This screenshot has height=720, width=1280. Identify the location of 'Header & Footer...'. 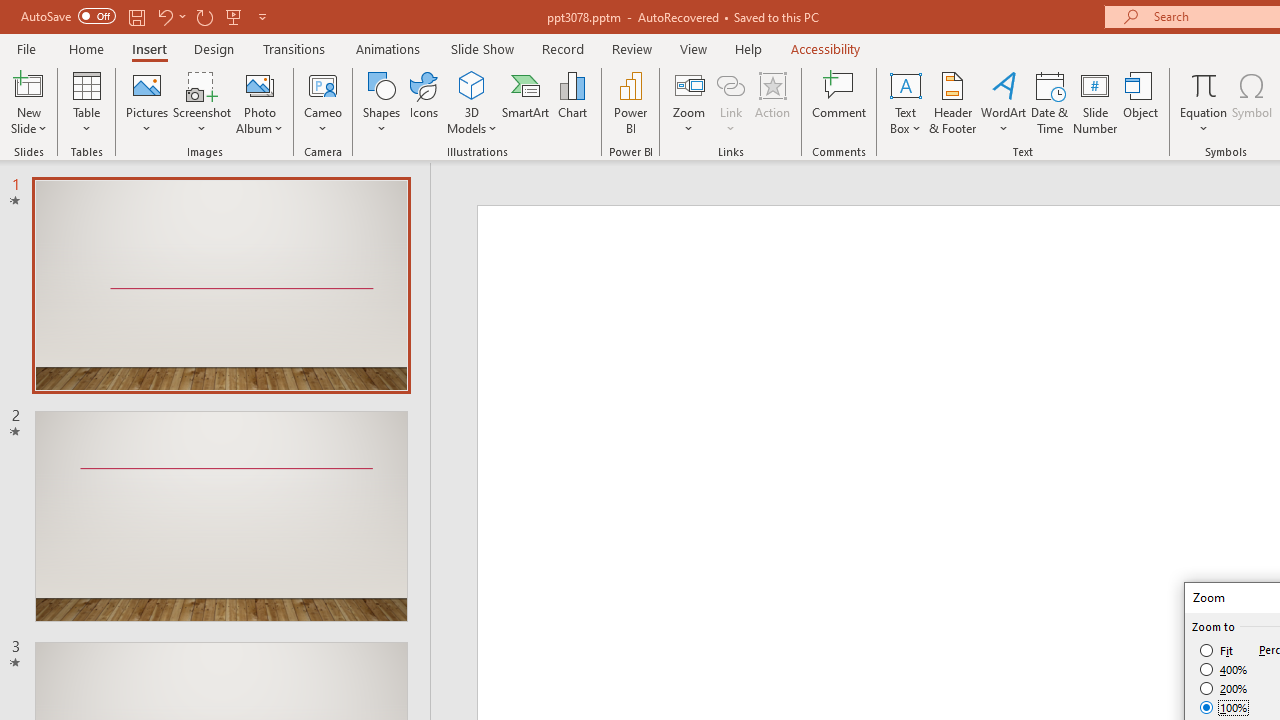
(951, 103).